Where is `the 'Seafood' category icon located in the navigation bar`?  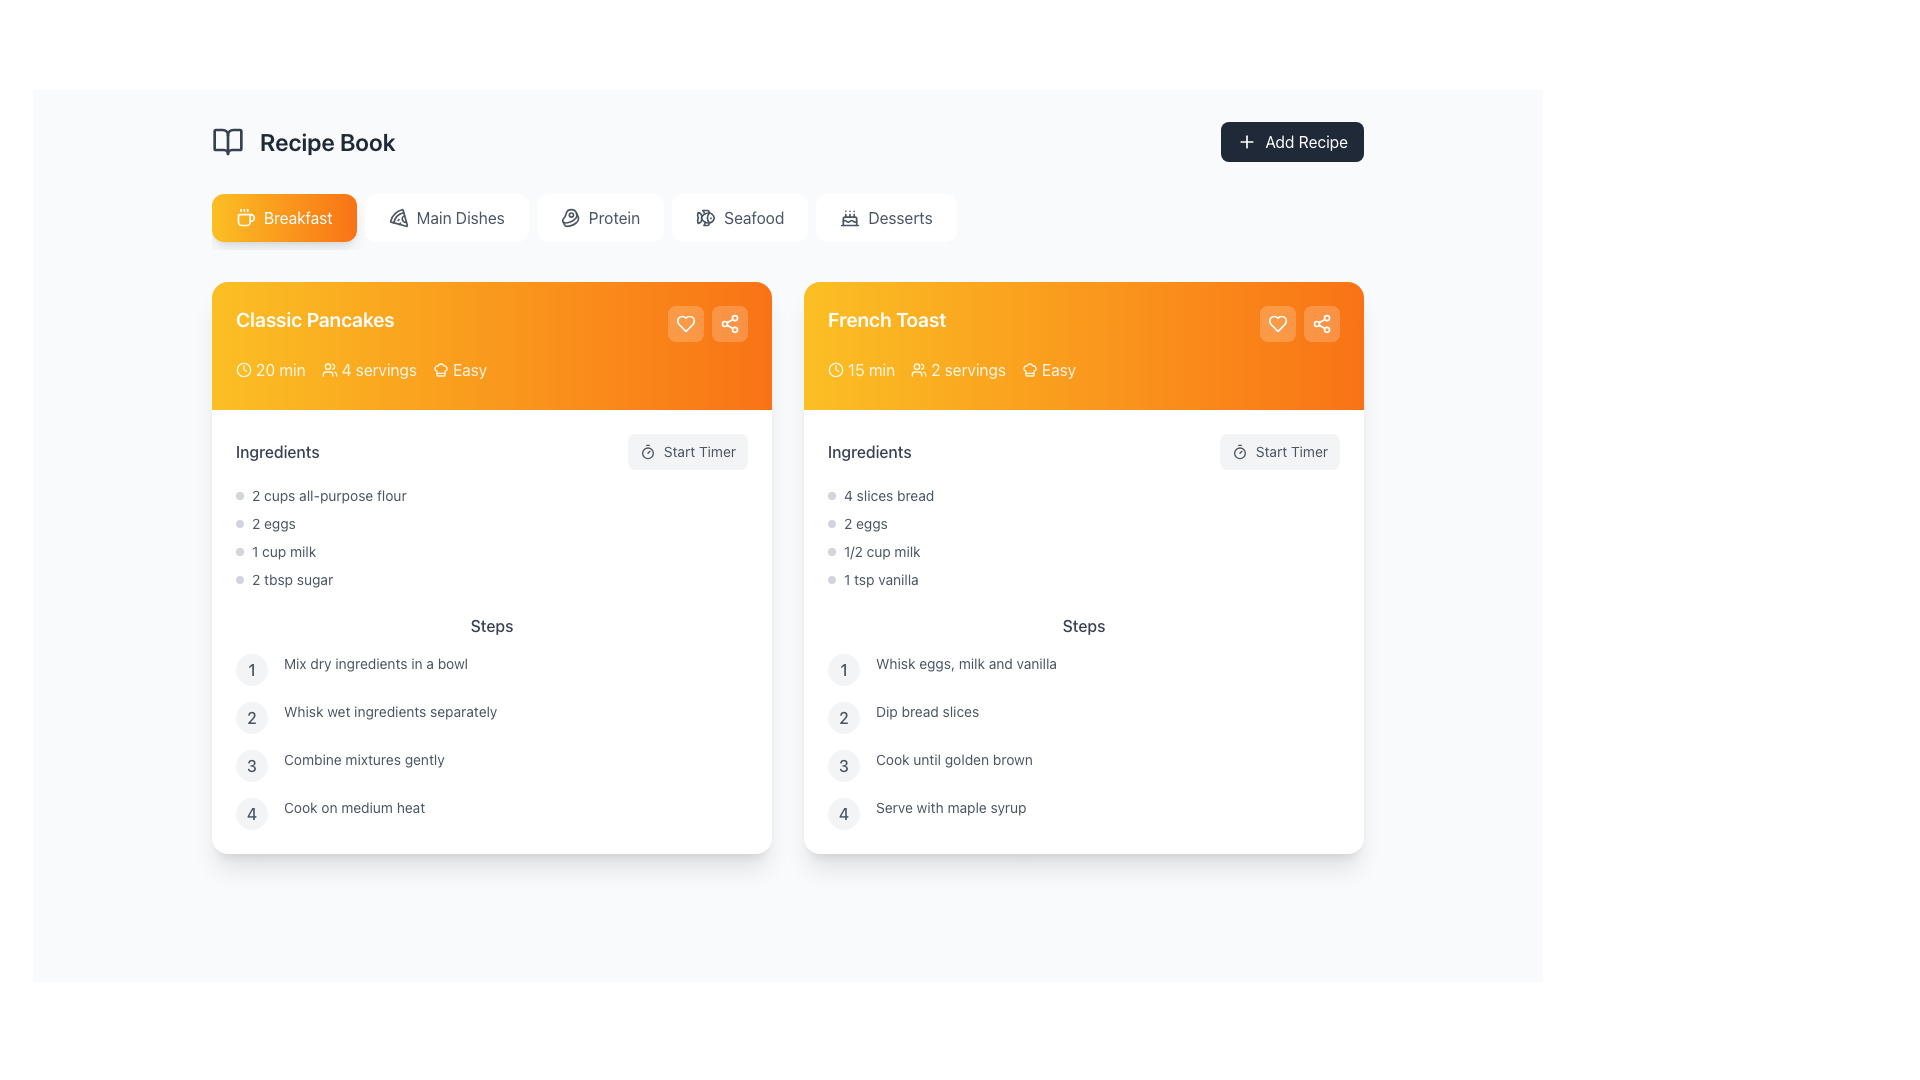 the 'Seafood' category icon located in the navigation bar is located at coordinates (706, 218).